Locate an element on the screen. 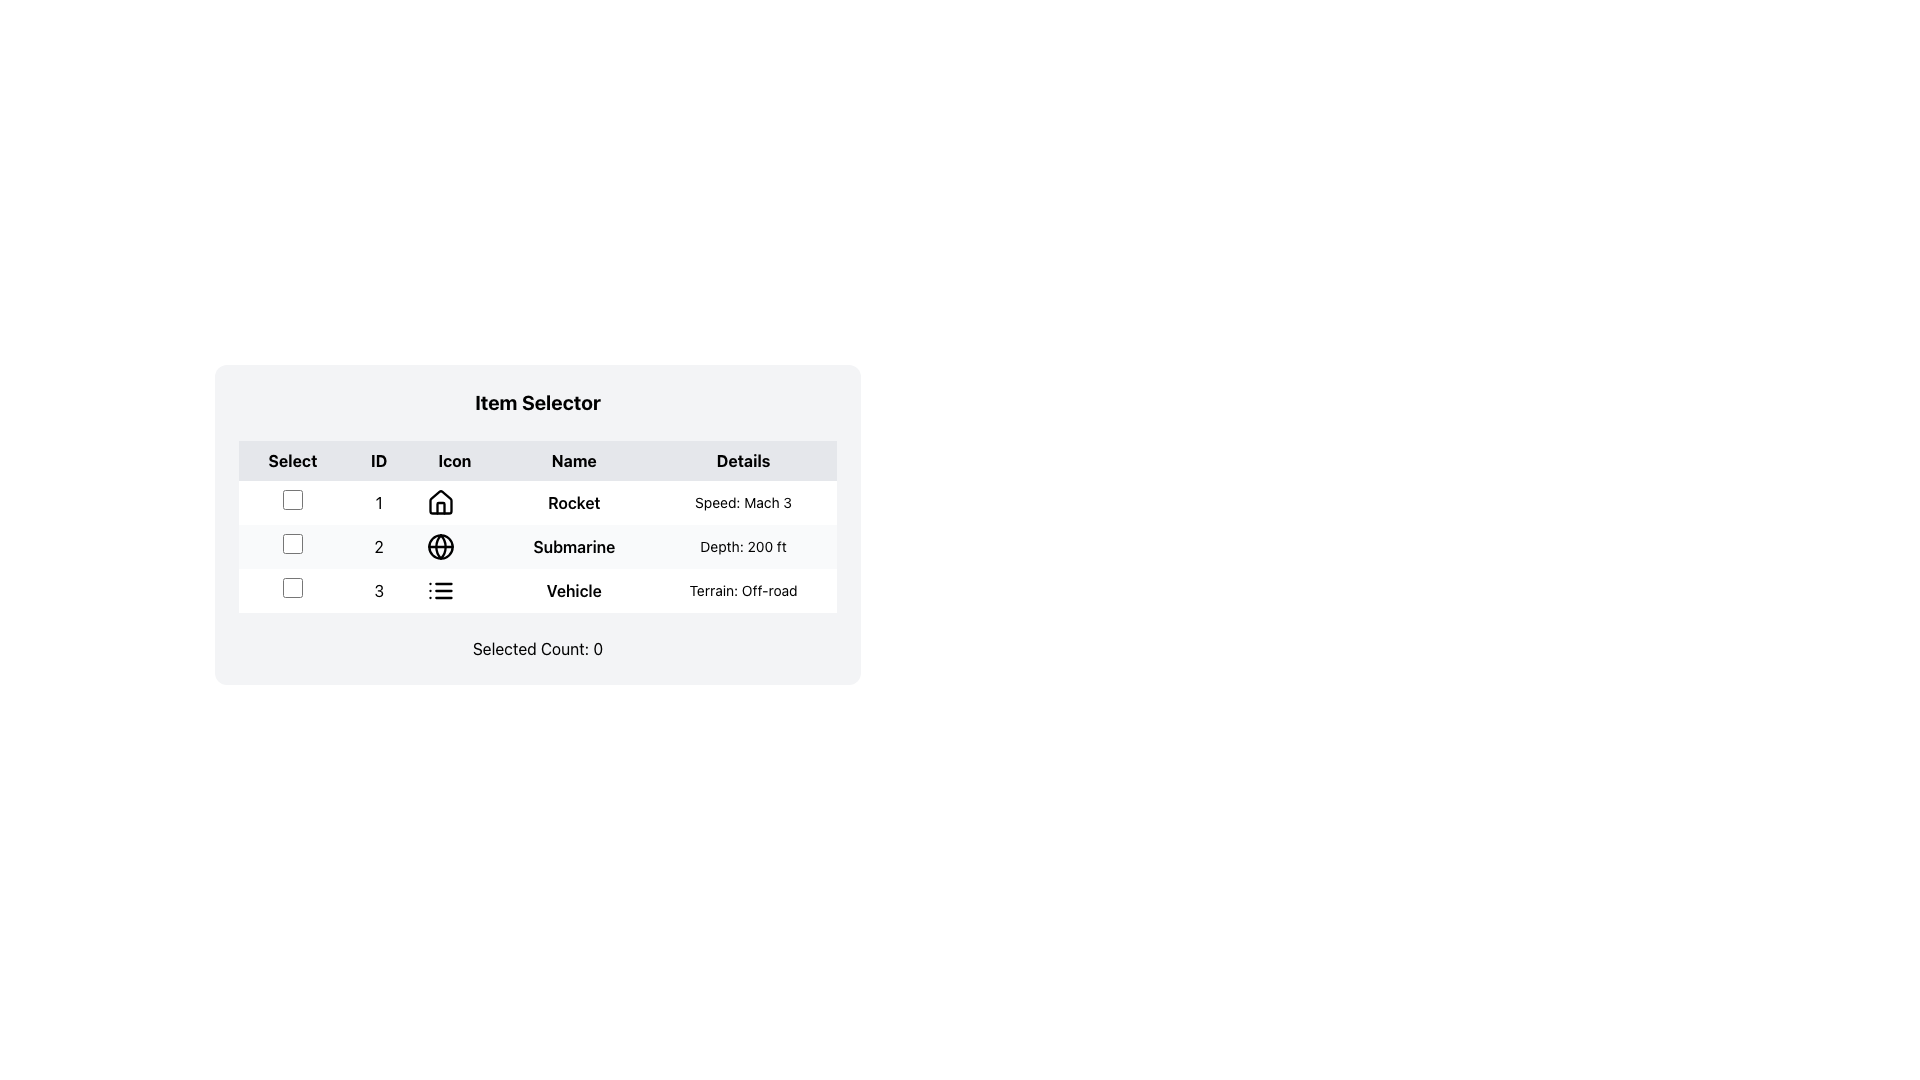 This screenshot has height=1080, width=1920. the house icon graphic located in the first row of the table under the 'Icon' column is located at coordinates (440, 507).